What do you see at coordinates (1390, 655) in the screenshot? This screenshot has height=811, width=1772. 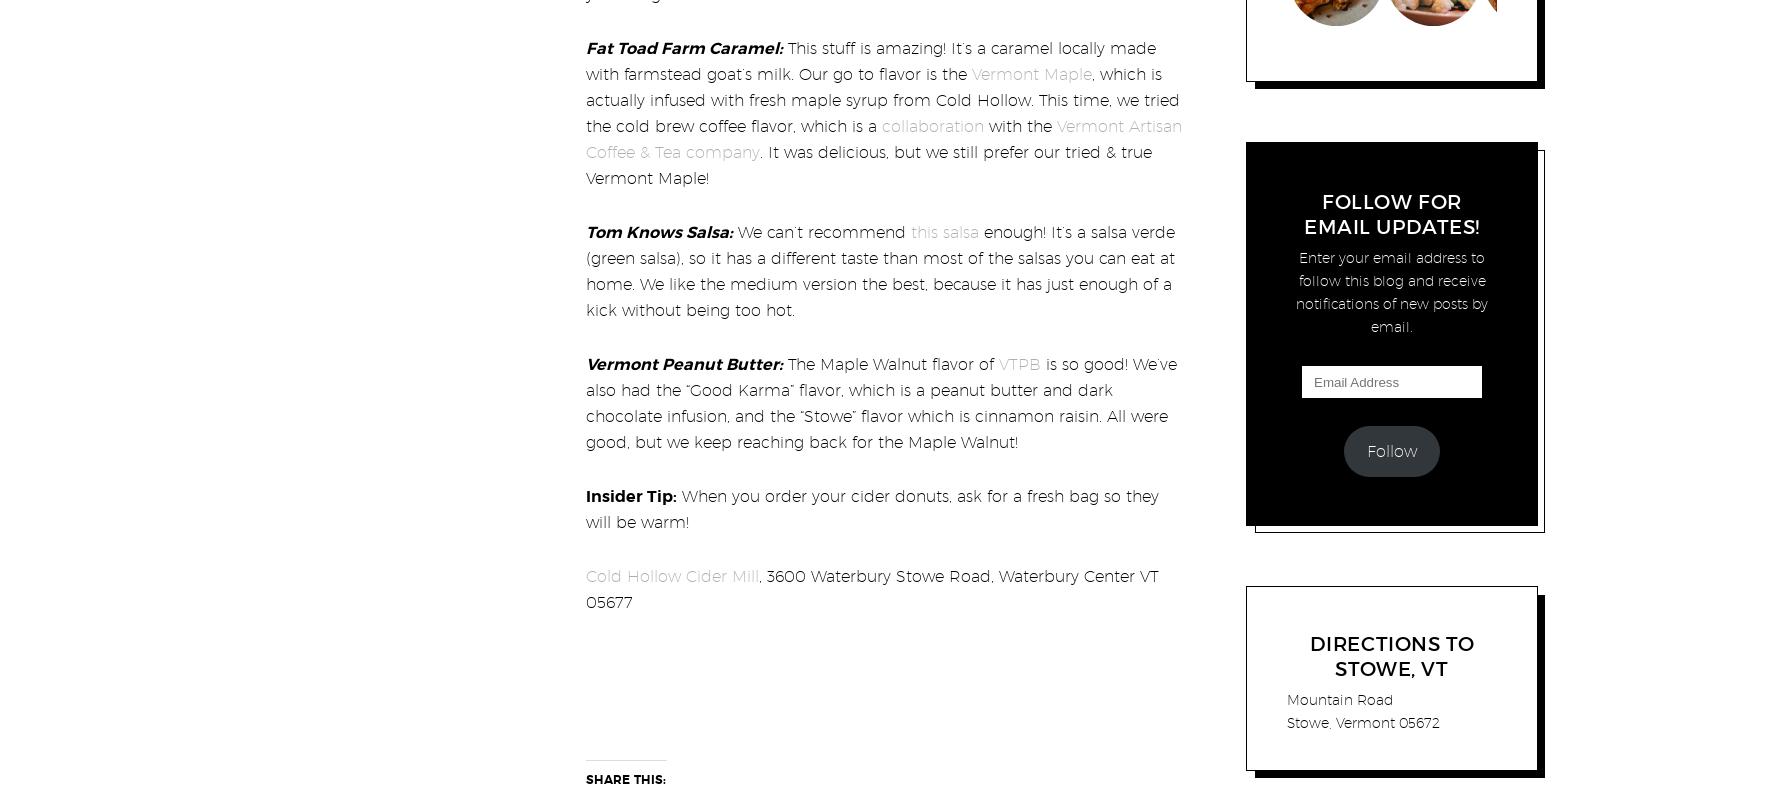 I see `'Directions to Stowe, VT'` at bounding box center [1390, 655].